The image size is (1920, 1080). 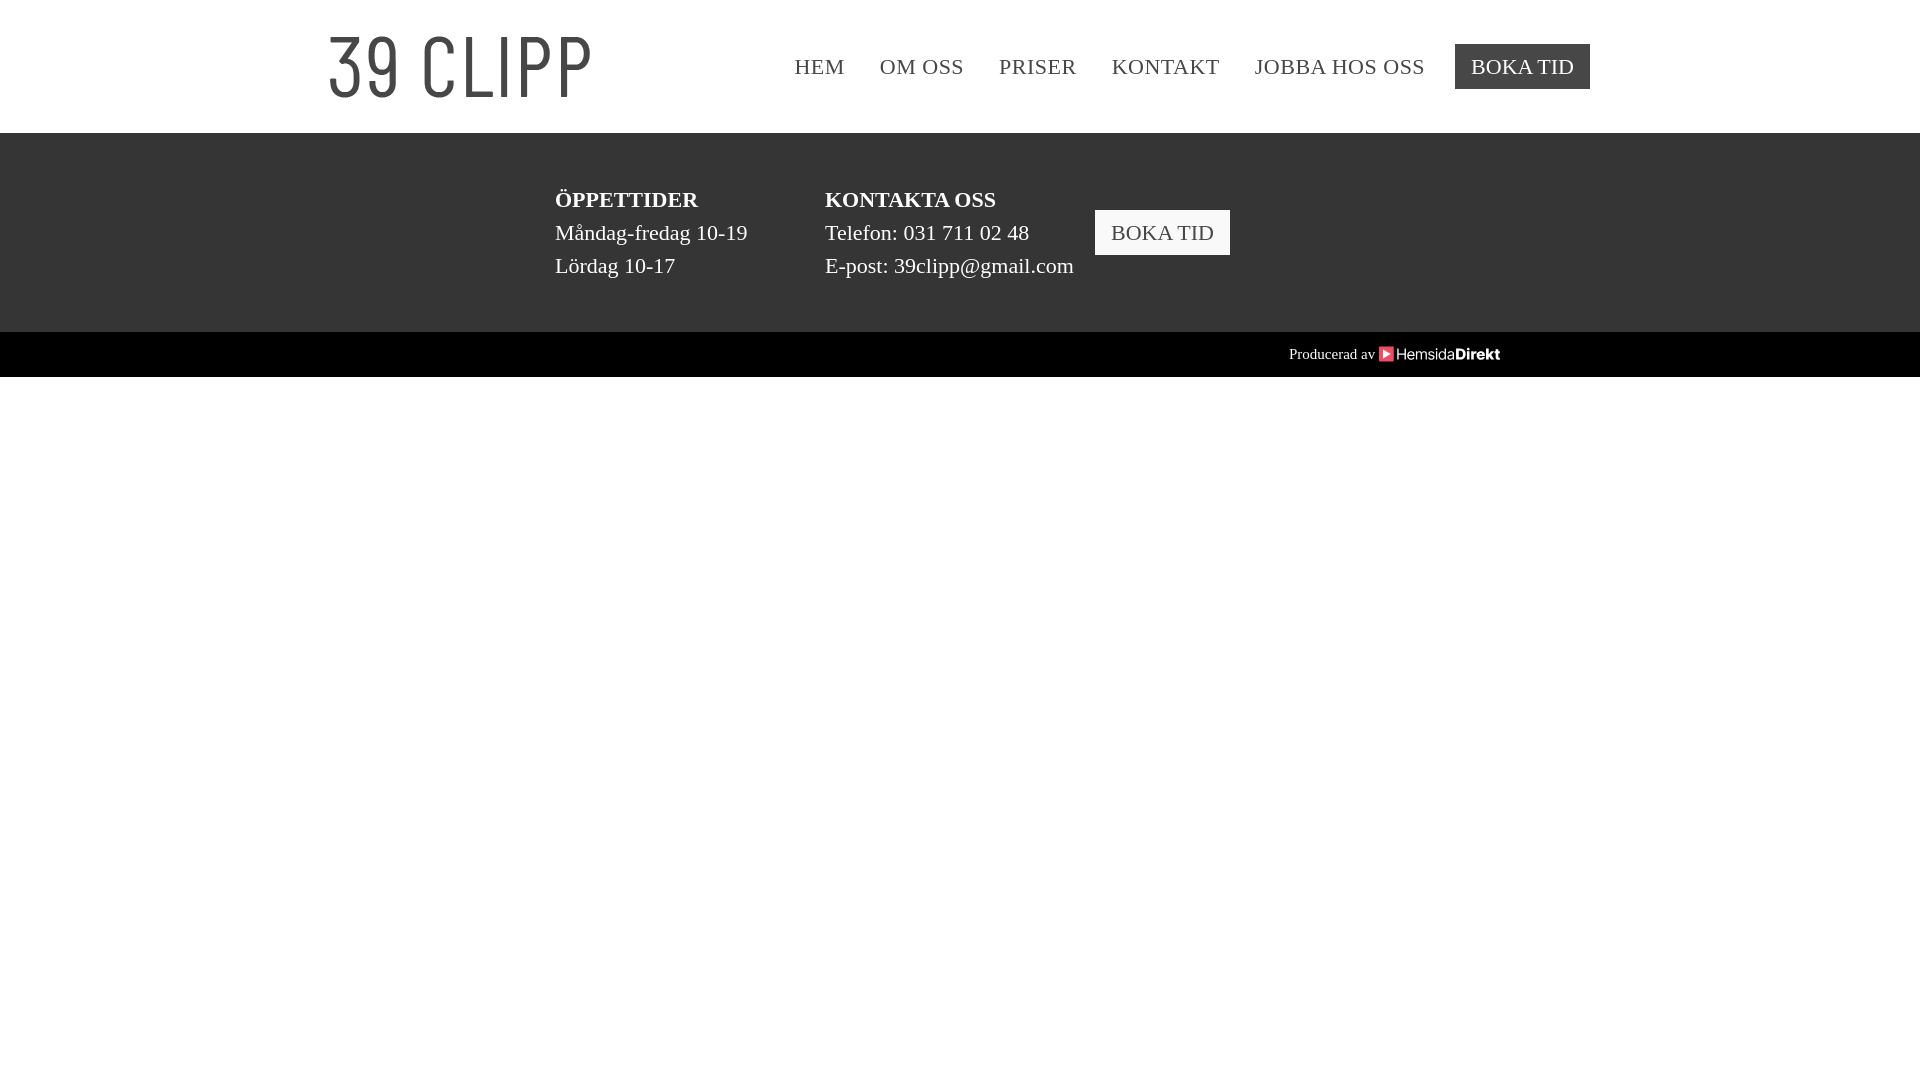 I want to click on 'OM OSS', so click(x=903, y=65).